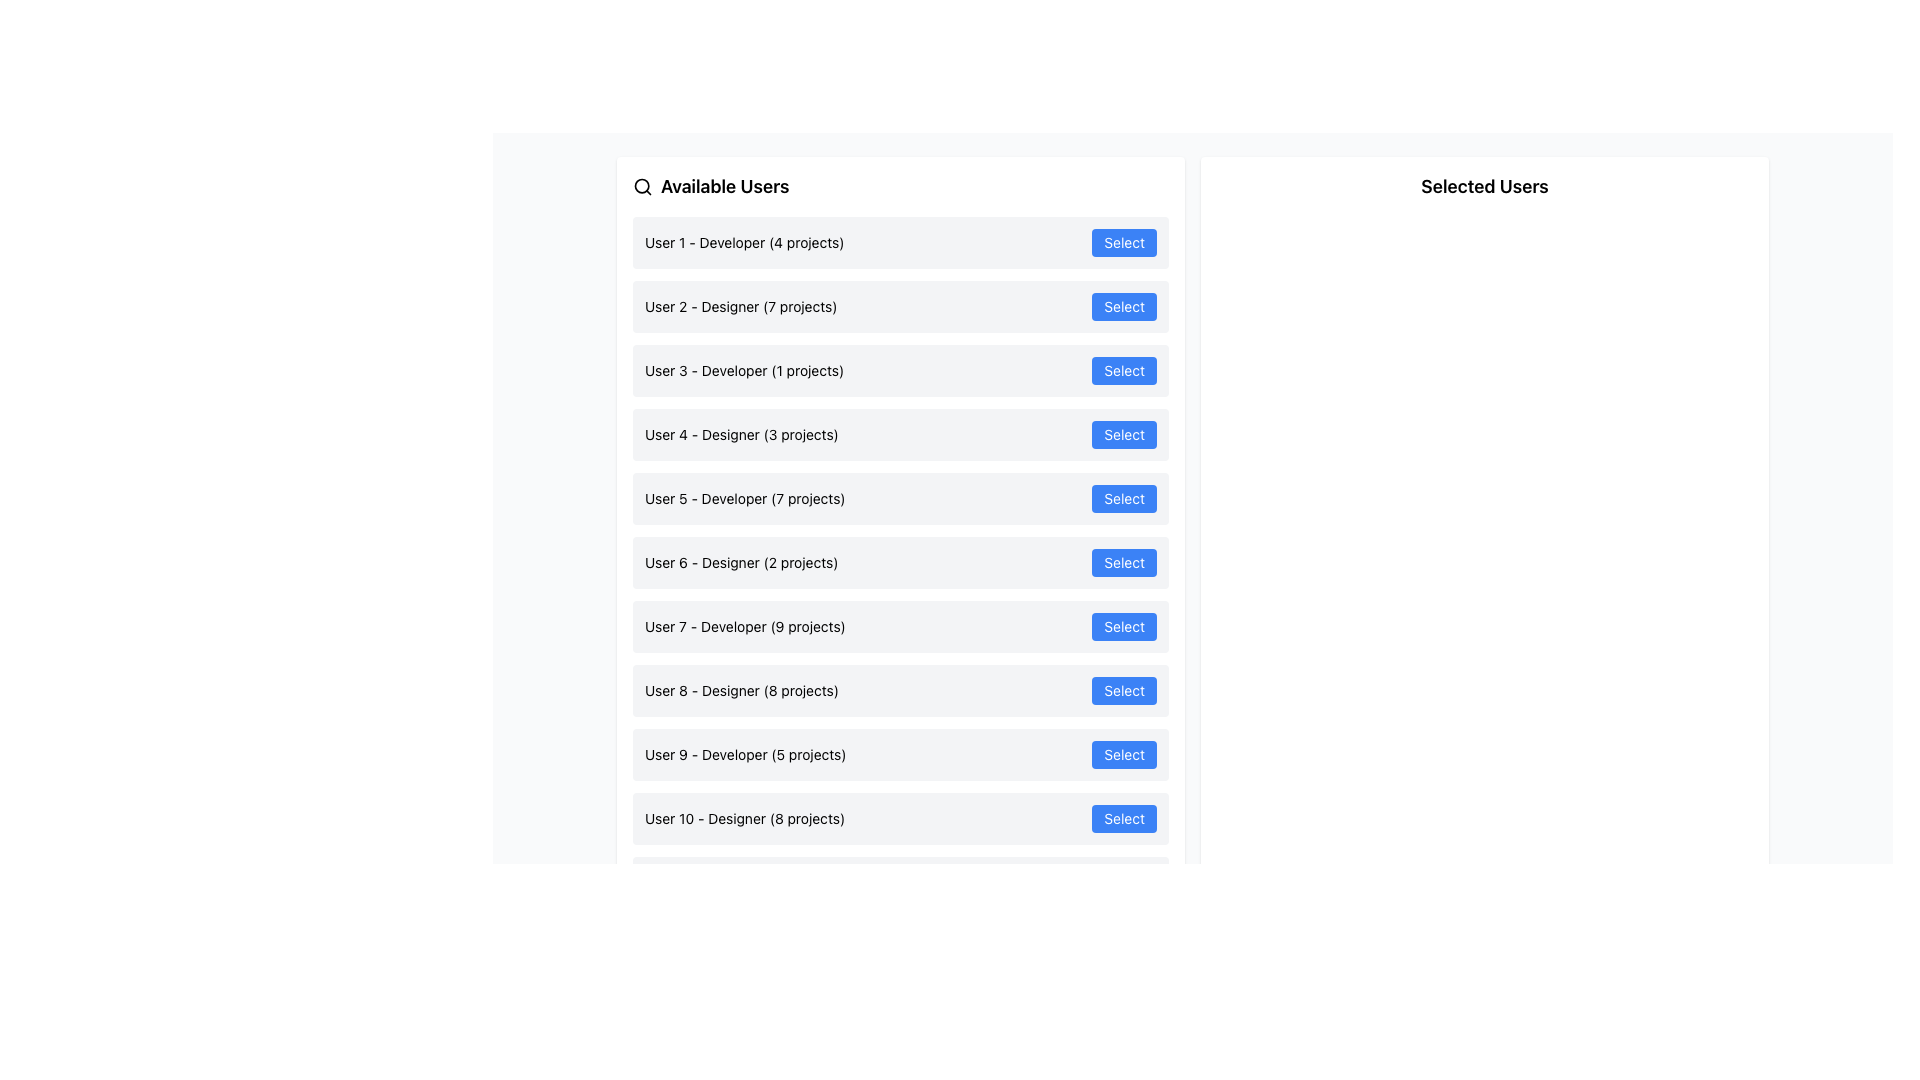  What do you see at coordinates (743, 242) in the screenshot?
I see `the text label that reads 'User 1 - Developer (4 projects)', which is styled in bold sans-serif font and positioned above a 'Select' button in a horizontally aligned panel` at bounding box center [743, 242].